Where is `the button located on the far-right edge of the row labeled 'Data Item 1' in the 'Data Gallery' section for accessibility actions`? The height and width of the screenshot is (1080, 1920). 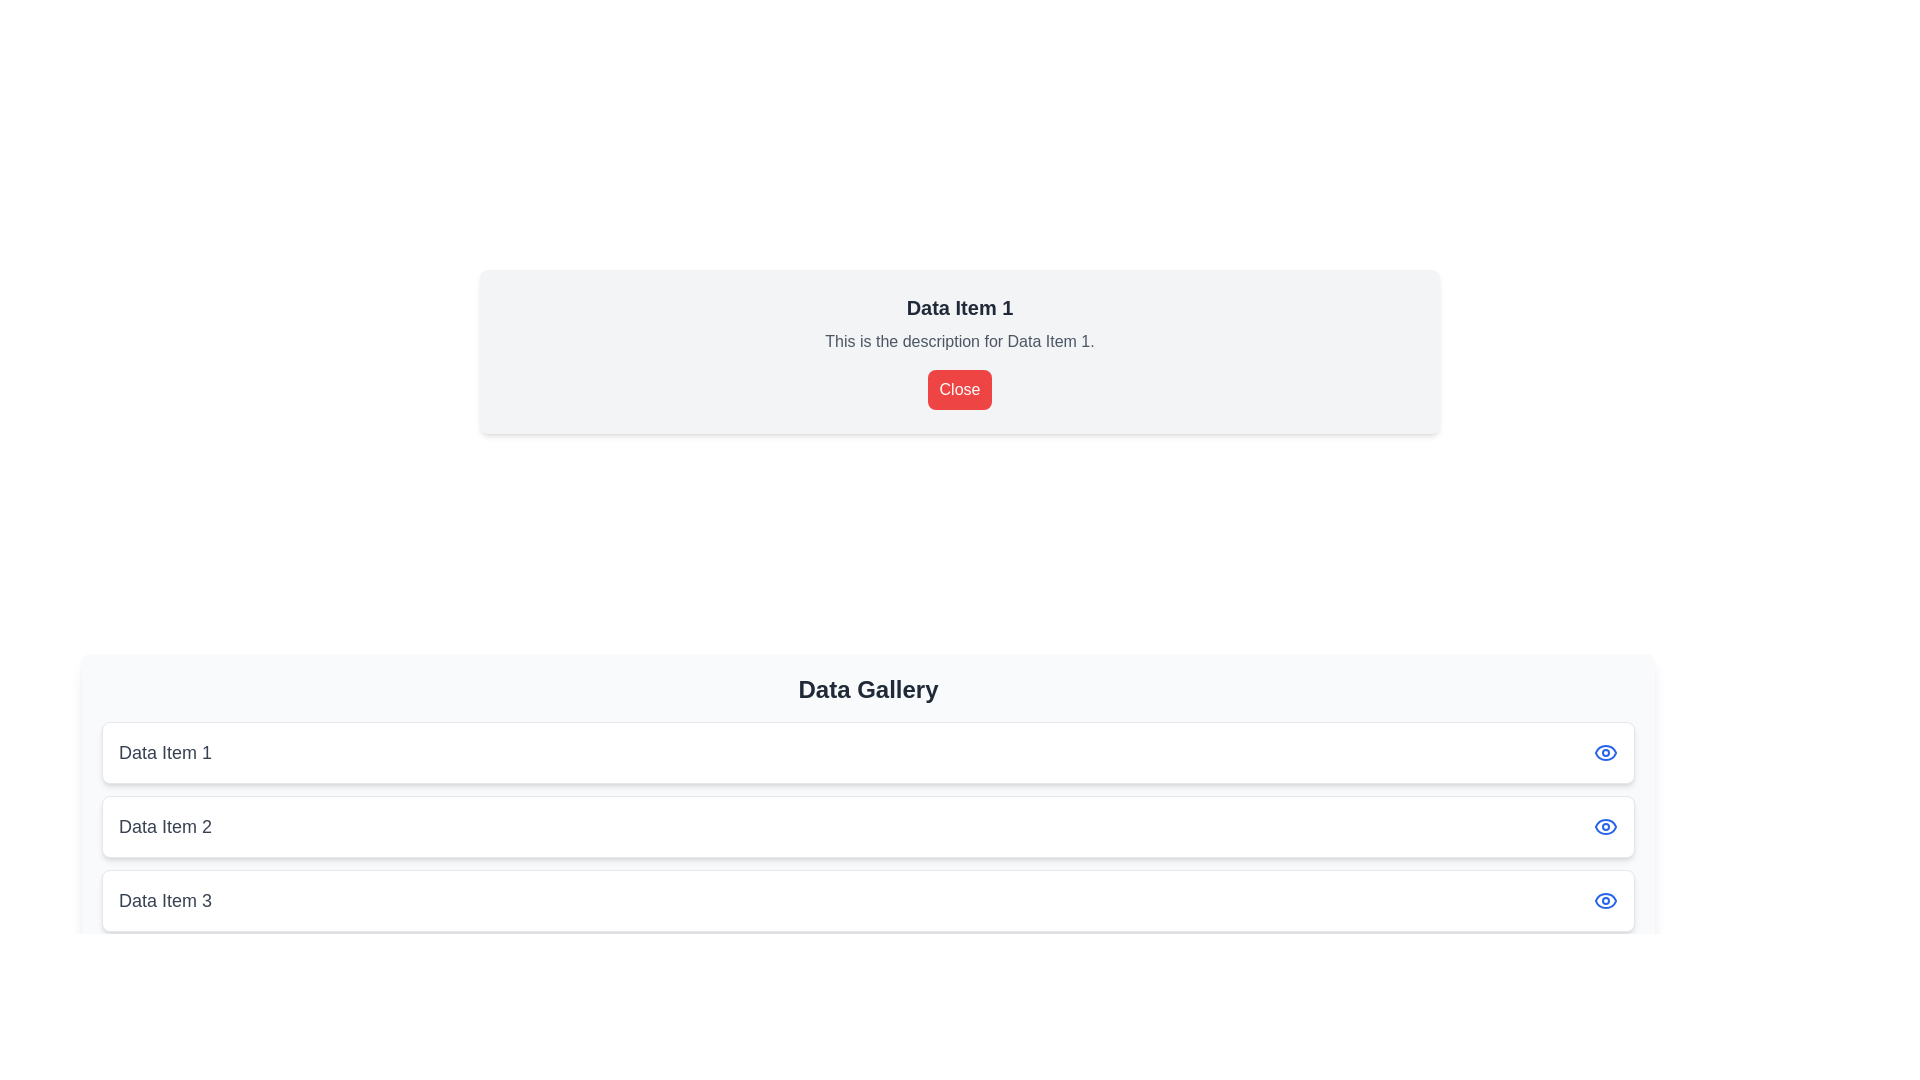
the button located on the far-right edge of the row labeled 'Data Item 1' in the 'Data Gallery' section for accessibility actions is located at coordinates (1606, 752).